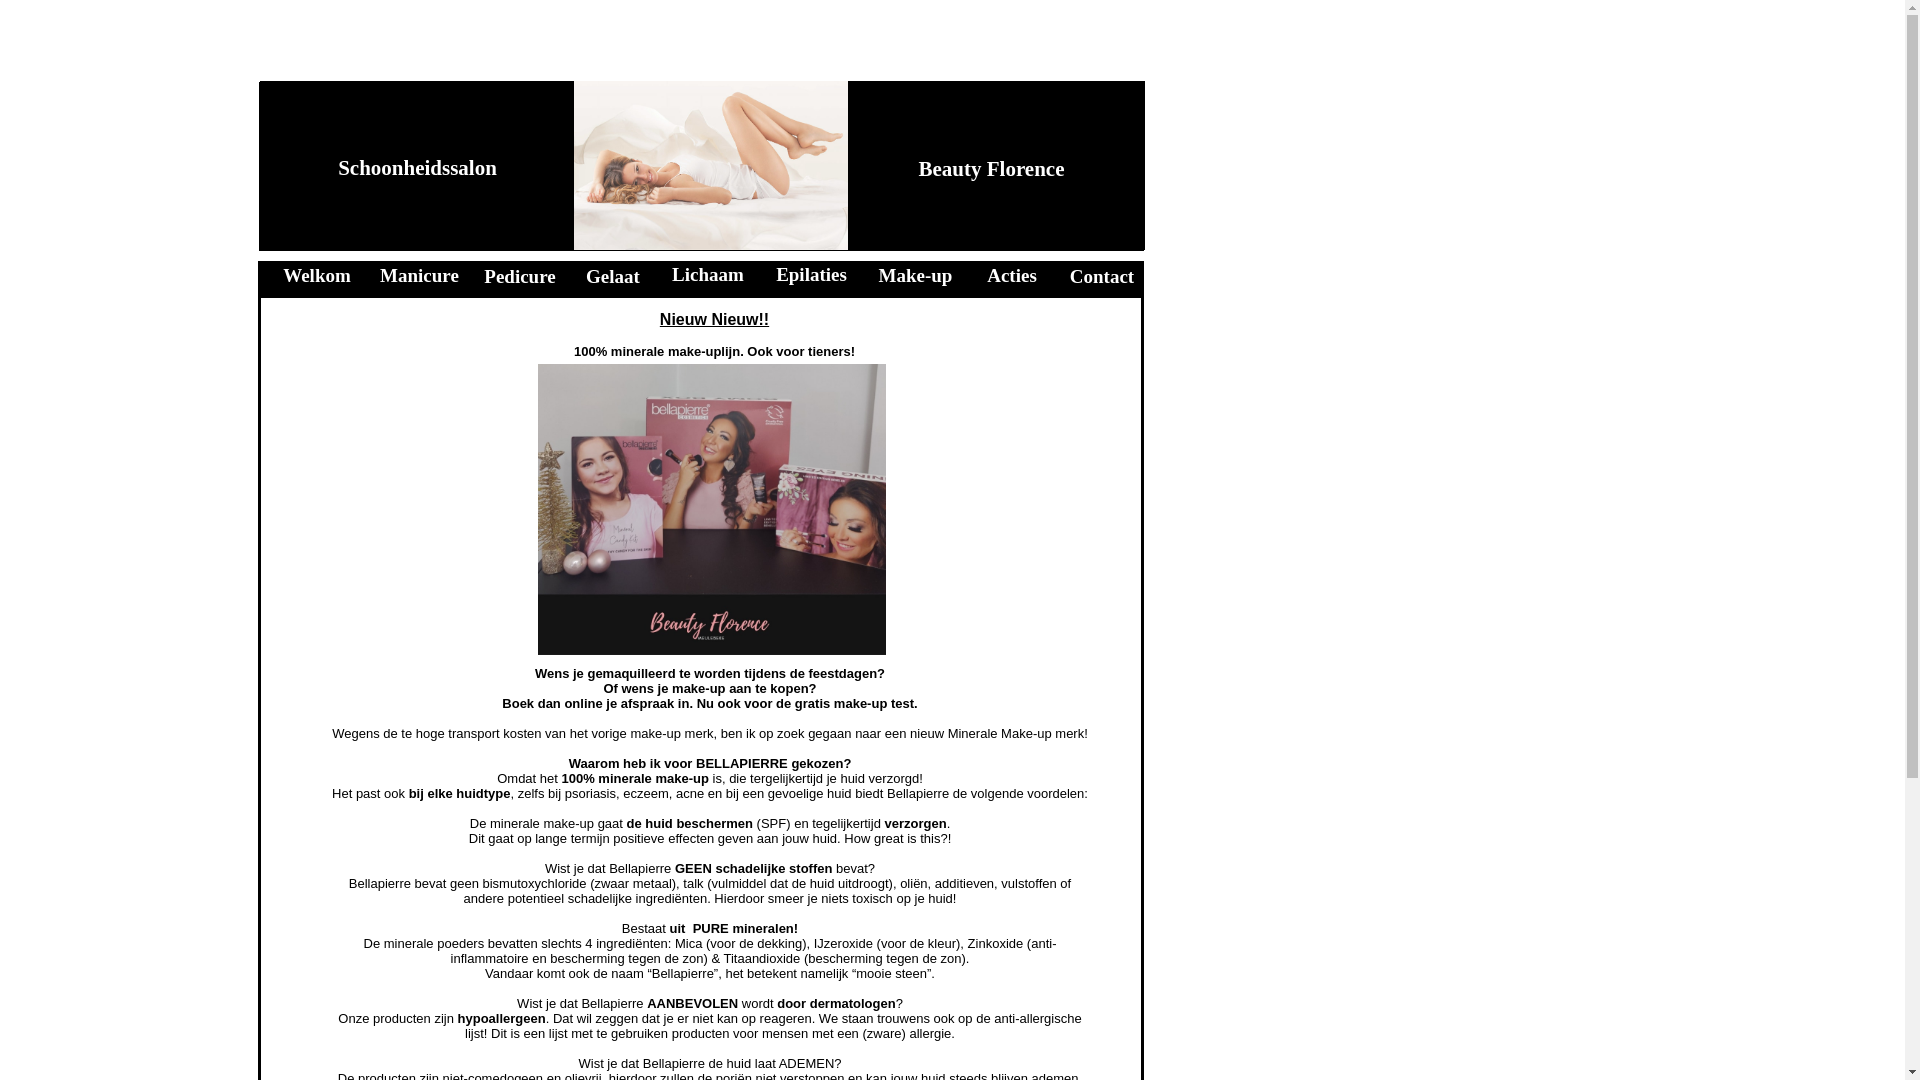 The width and height of the screenshot is (1920, 1080). I want to click on 'Manicure', so click(418, 275).